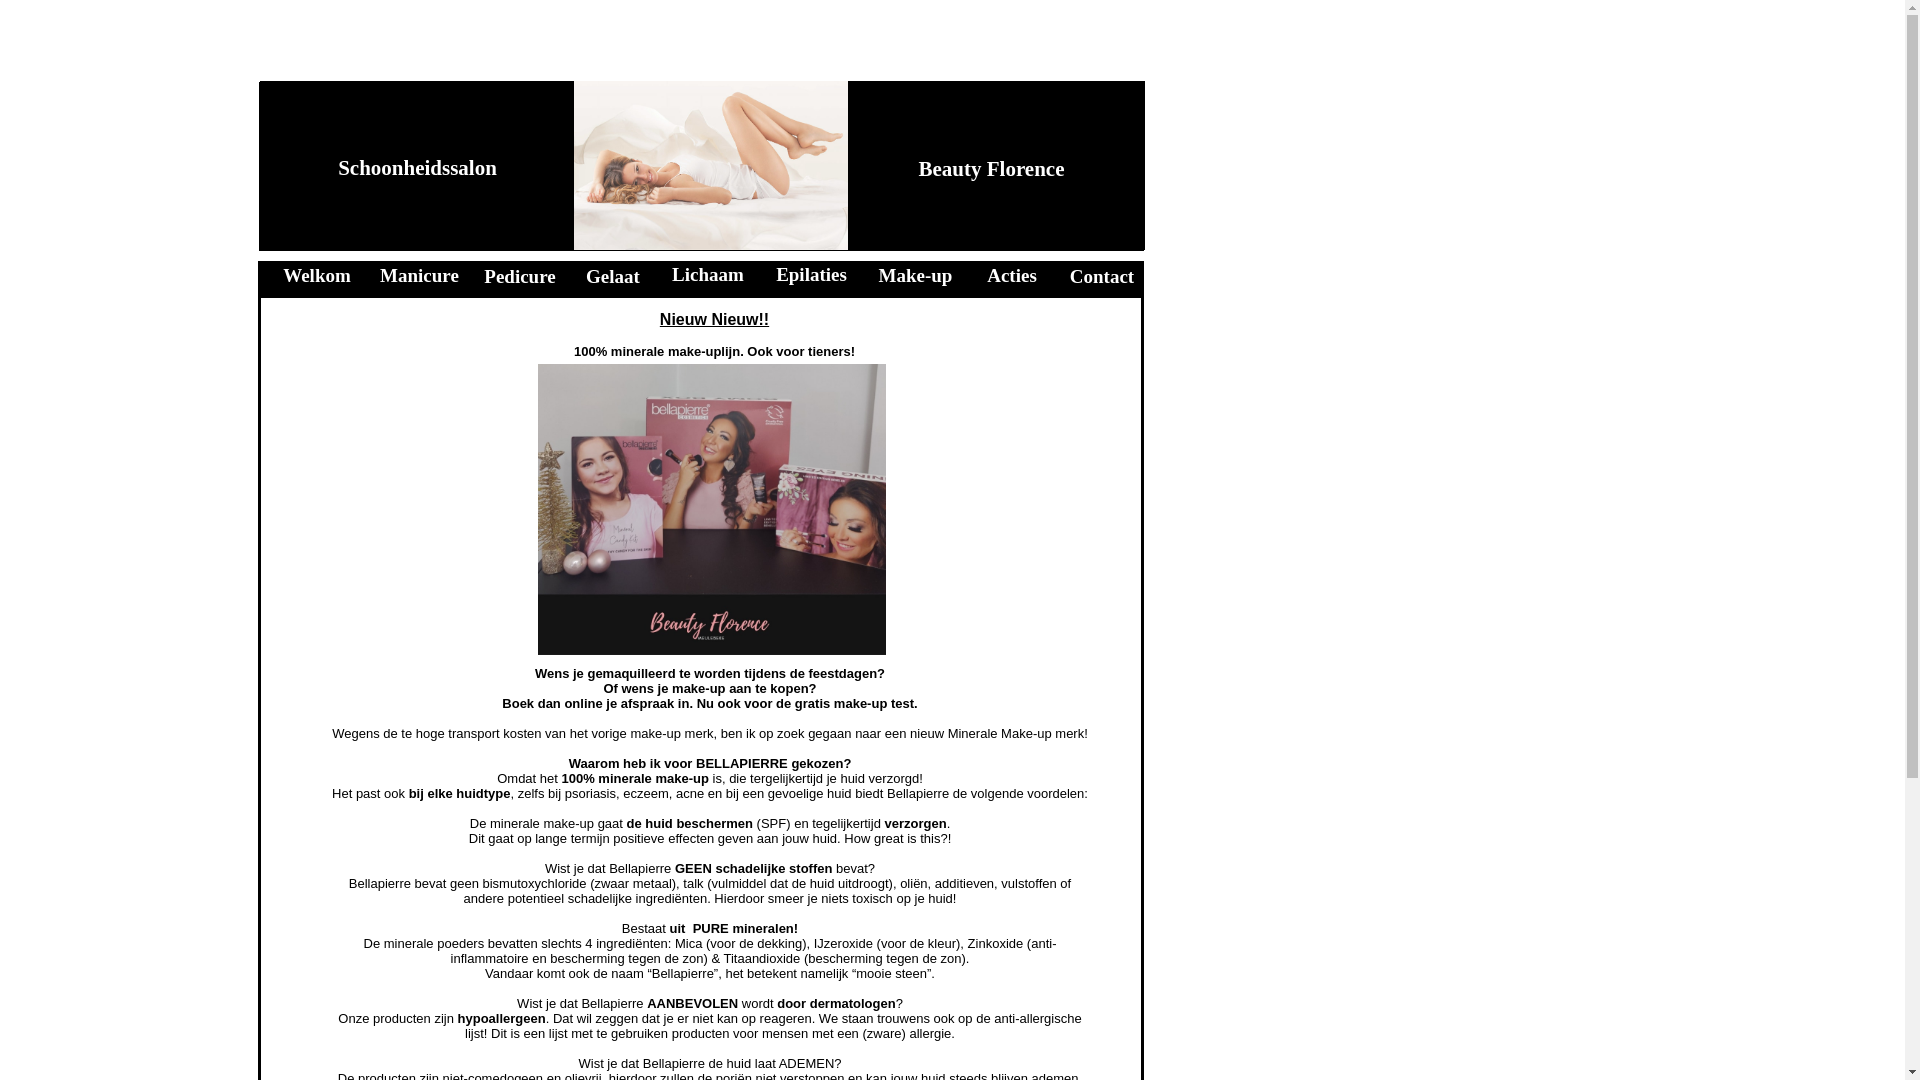 The width and height of the screenshot is (1920, 1080). I want to click on 'Manicure', so click(418, 275).